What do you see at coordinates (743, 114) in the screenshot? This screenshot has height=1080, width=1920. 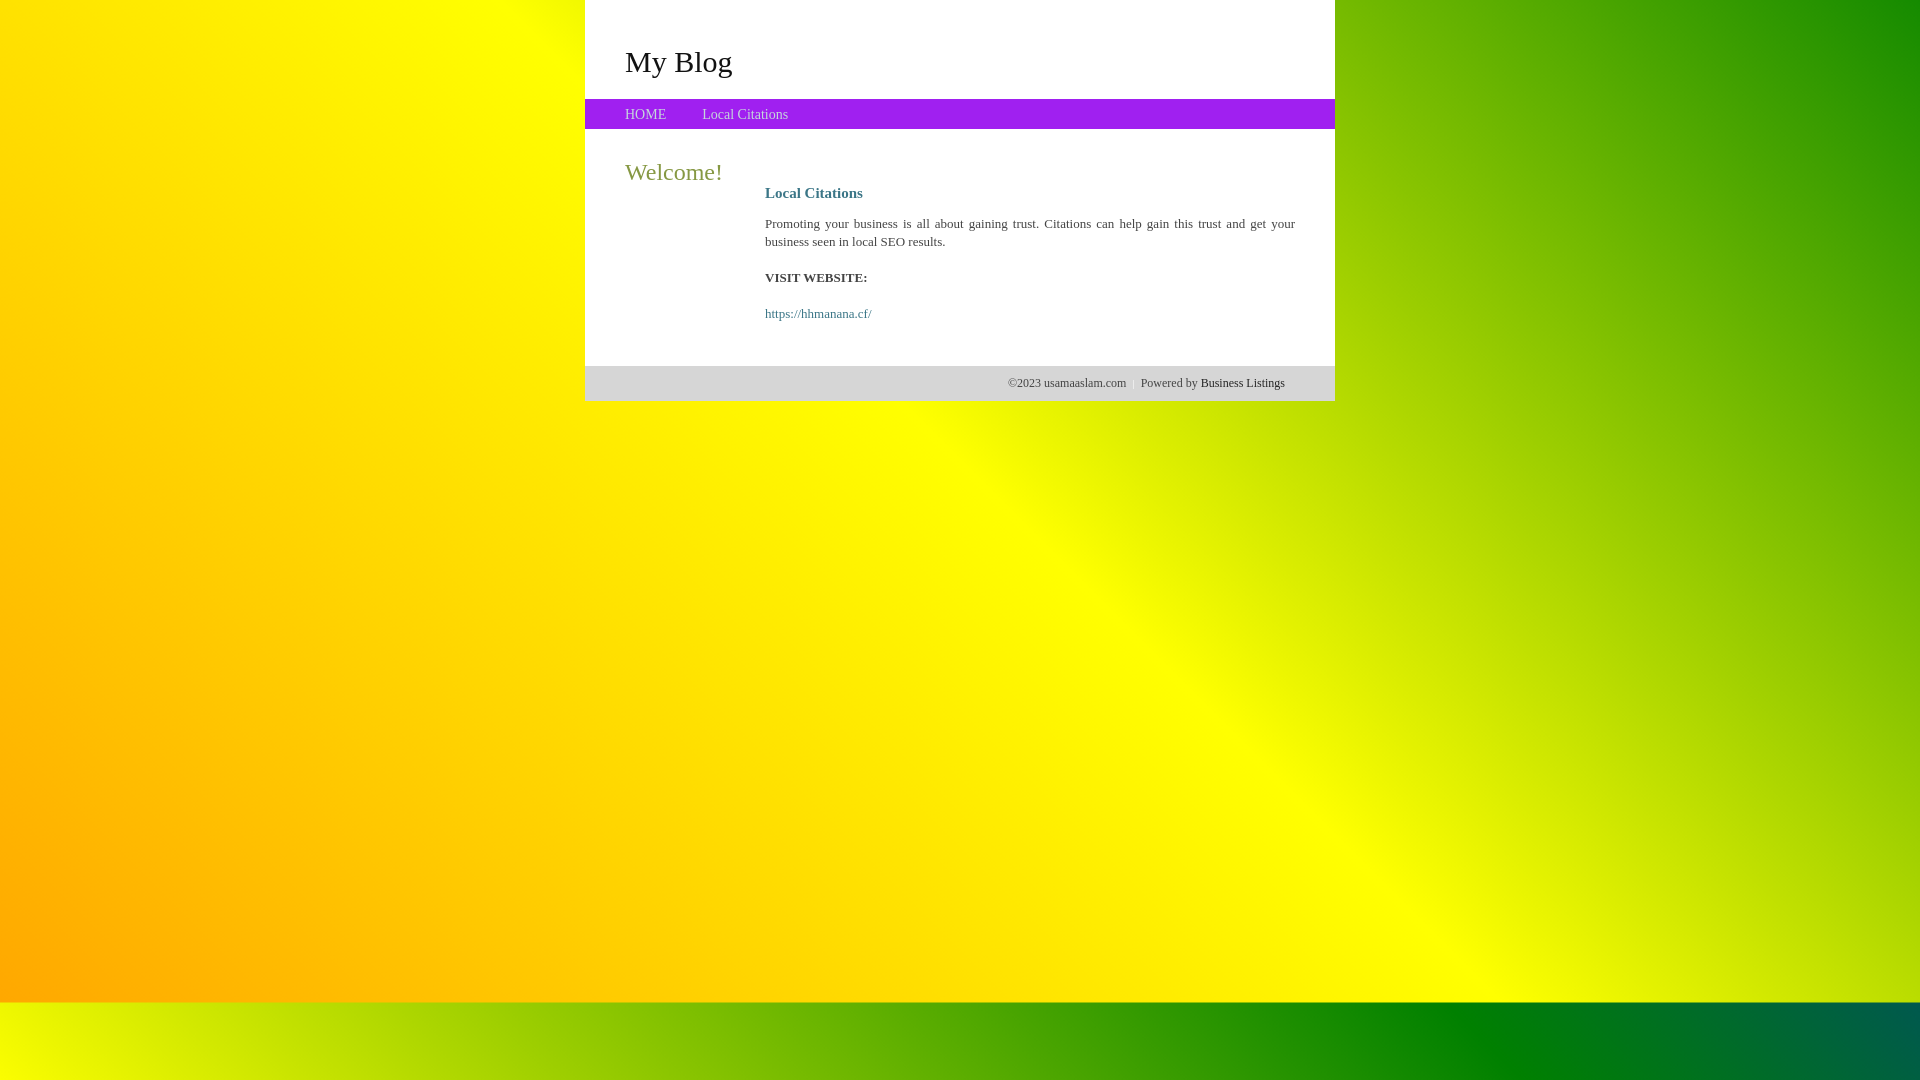 I see `'Local Citations'` at bounding box center [743, 114].